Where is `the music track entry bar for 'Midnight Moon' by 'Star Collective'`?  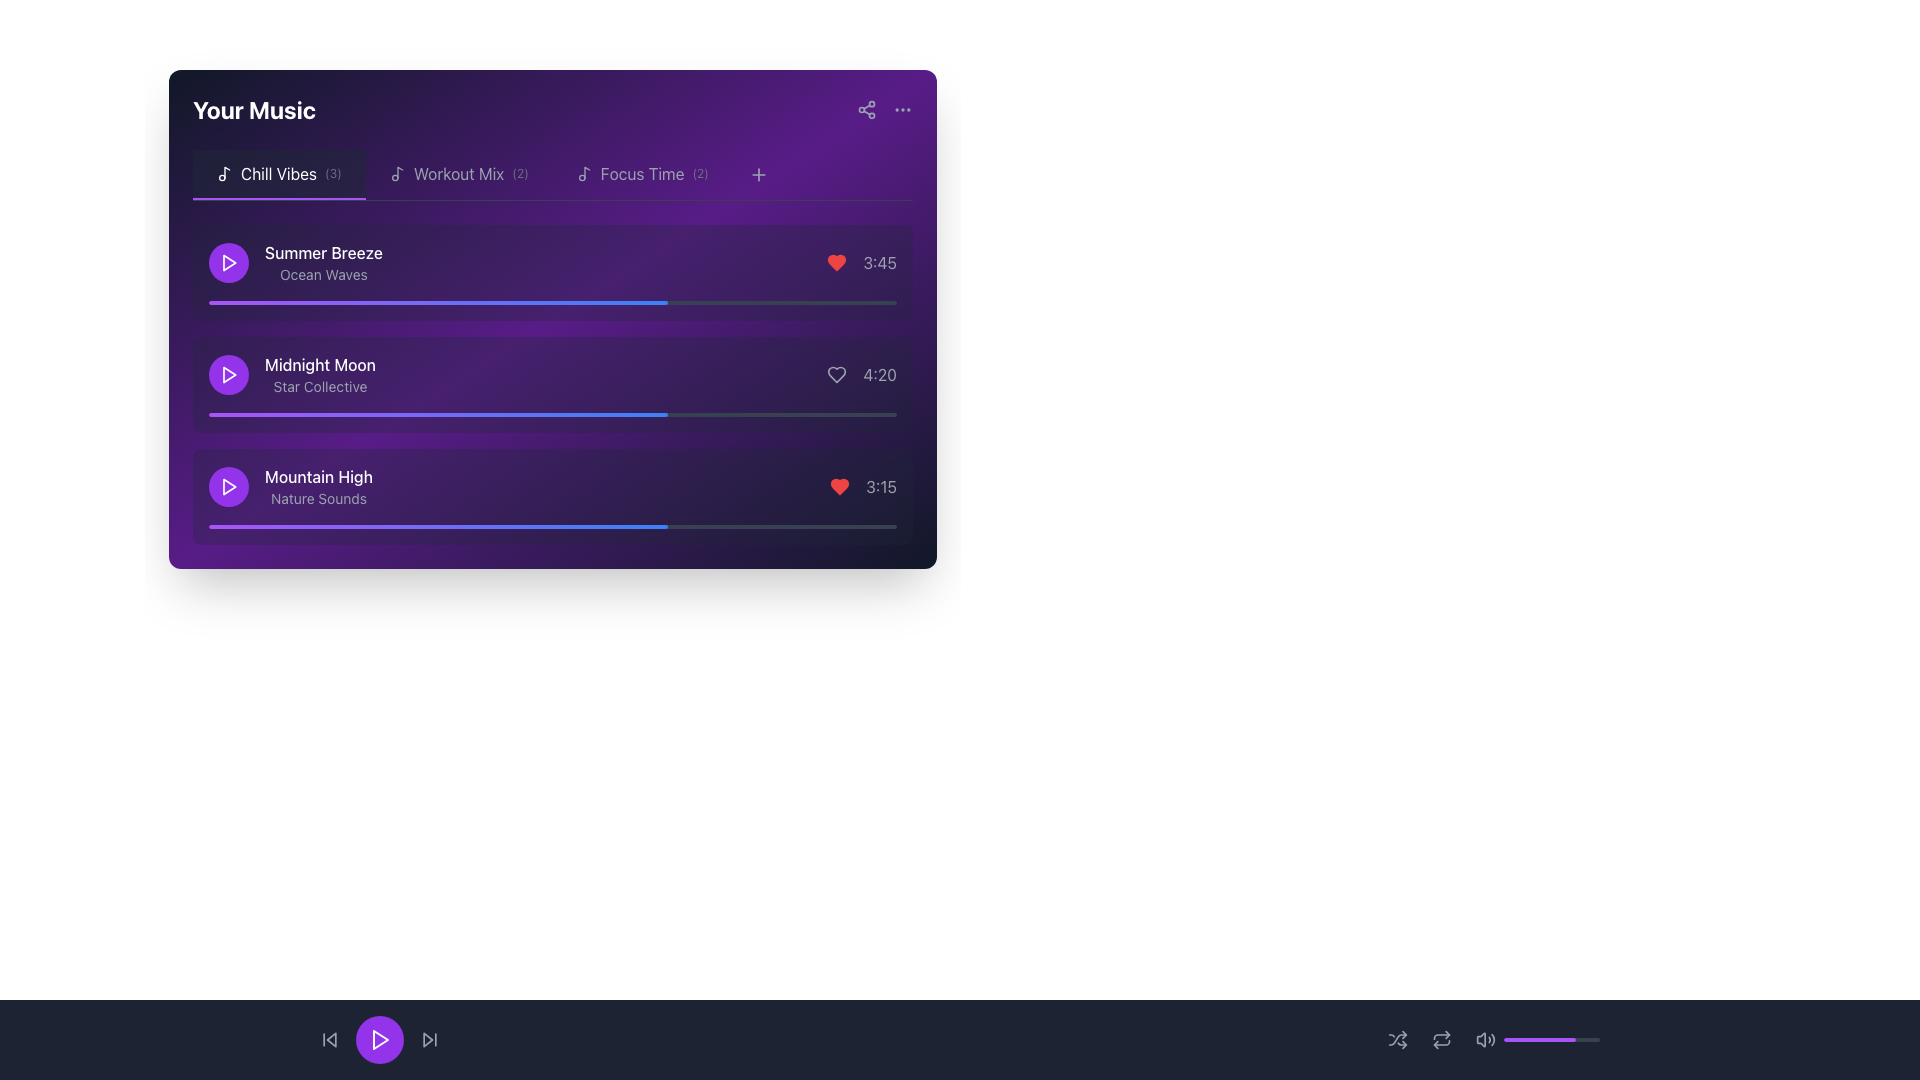 the music track entry bar for 'Midnight Moon' by 'Star Collective' is located at coordinates (552, 374).